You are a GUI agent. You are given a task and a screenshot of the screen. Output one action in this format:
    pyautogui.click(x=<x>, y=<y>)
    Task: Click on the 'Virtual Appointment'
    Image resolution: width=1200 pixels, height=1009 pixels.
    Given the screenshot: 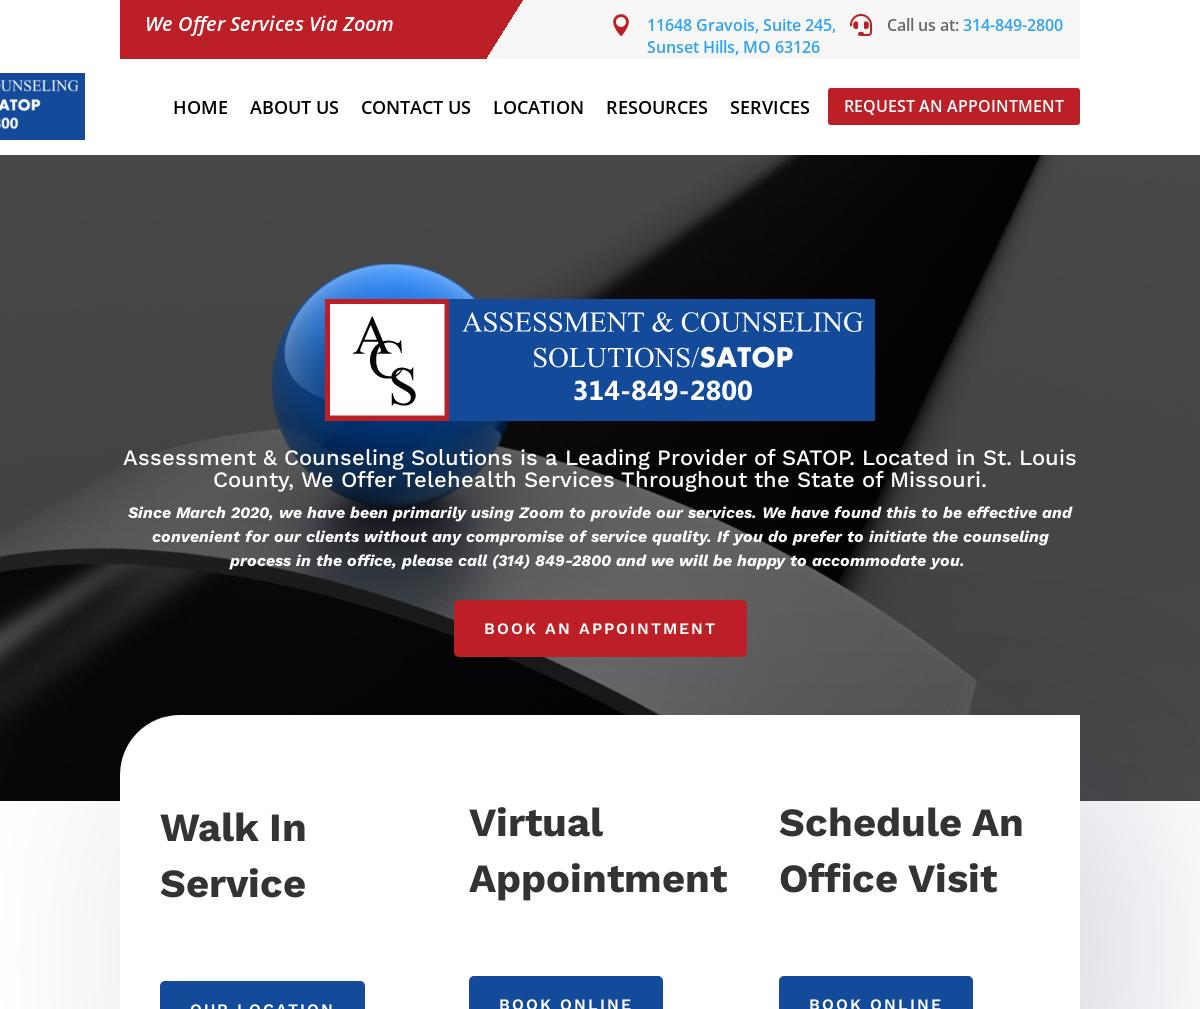 What is the action you would take?
    pyautogui.click(x=596, y=849)
    